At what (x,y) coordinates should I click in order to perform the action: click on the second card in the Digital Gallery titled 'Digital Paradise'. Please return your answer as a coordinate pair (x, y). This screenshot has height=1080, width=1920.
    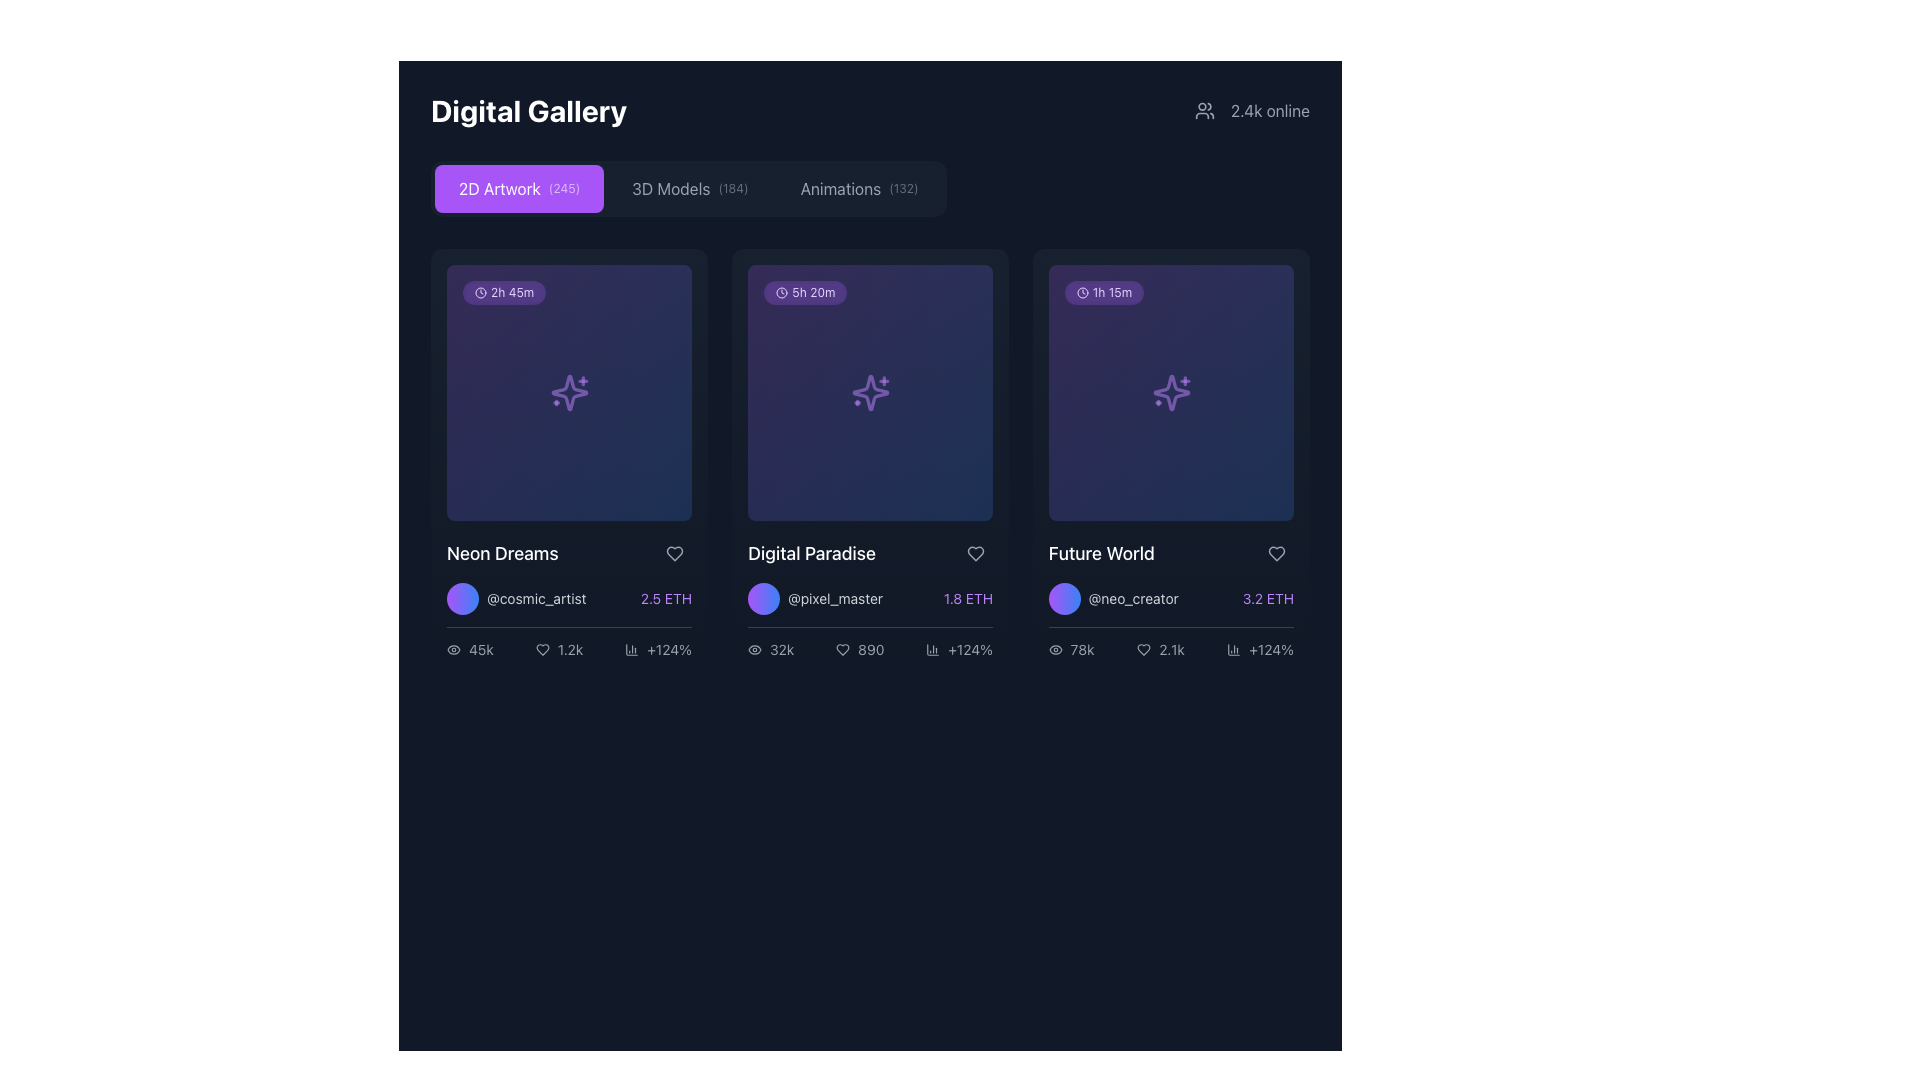
    Looking at the image, I should click on (870, 462).